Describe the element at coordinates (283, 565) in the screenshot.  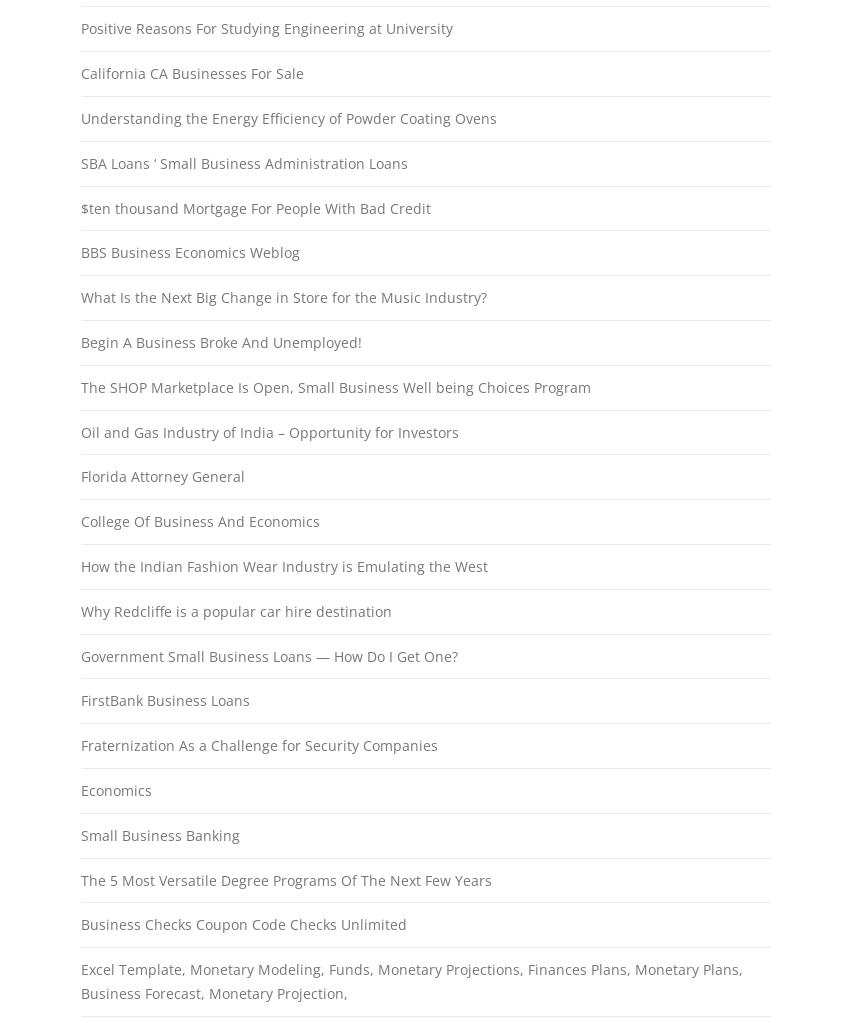
I see `'How the Indian Fashion Wear Industry is Emulating the West'` at that location.